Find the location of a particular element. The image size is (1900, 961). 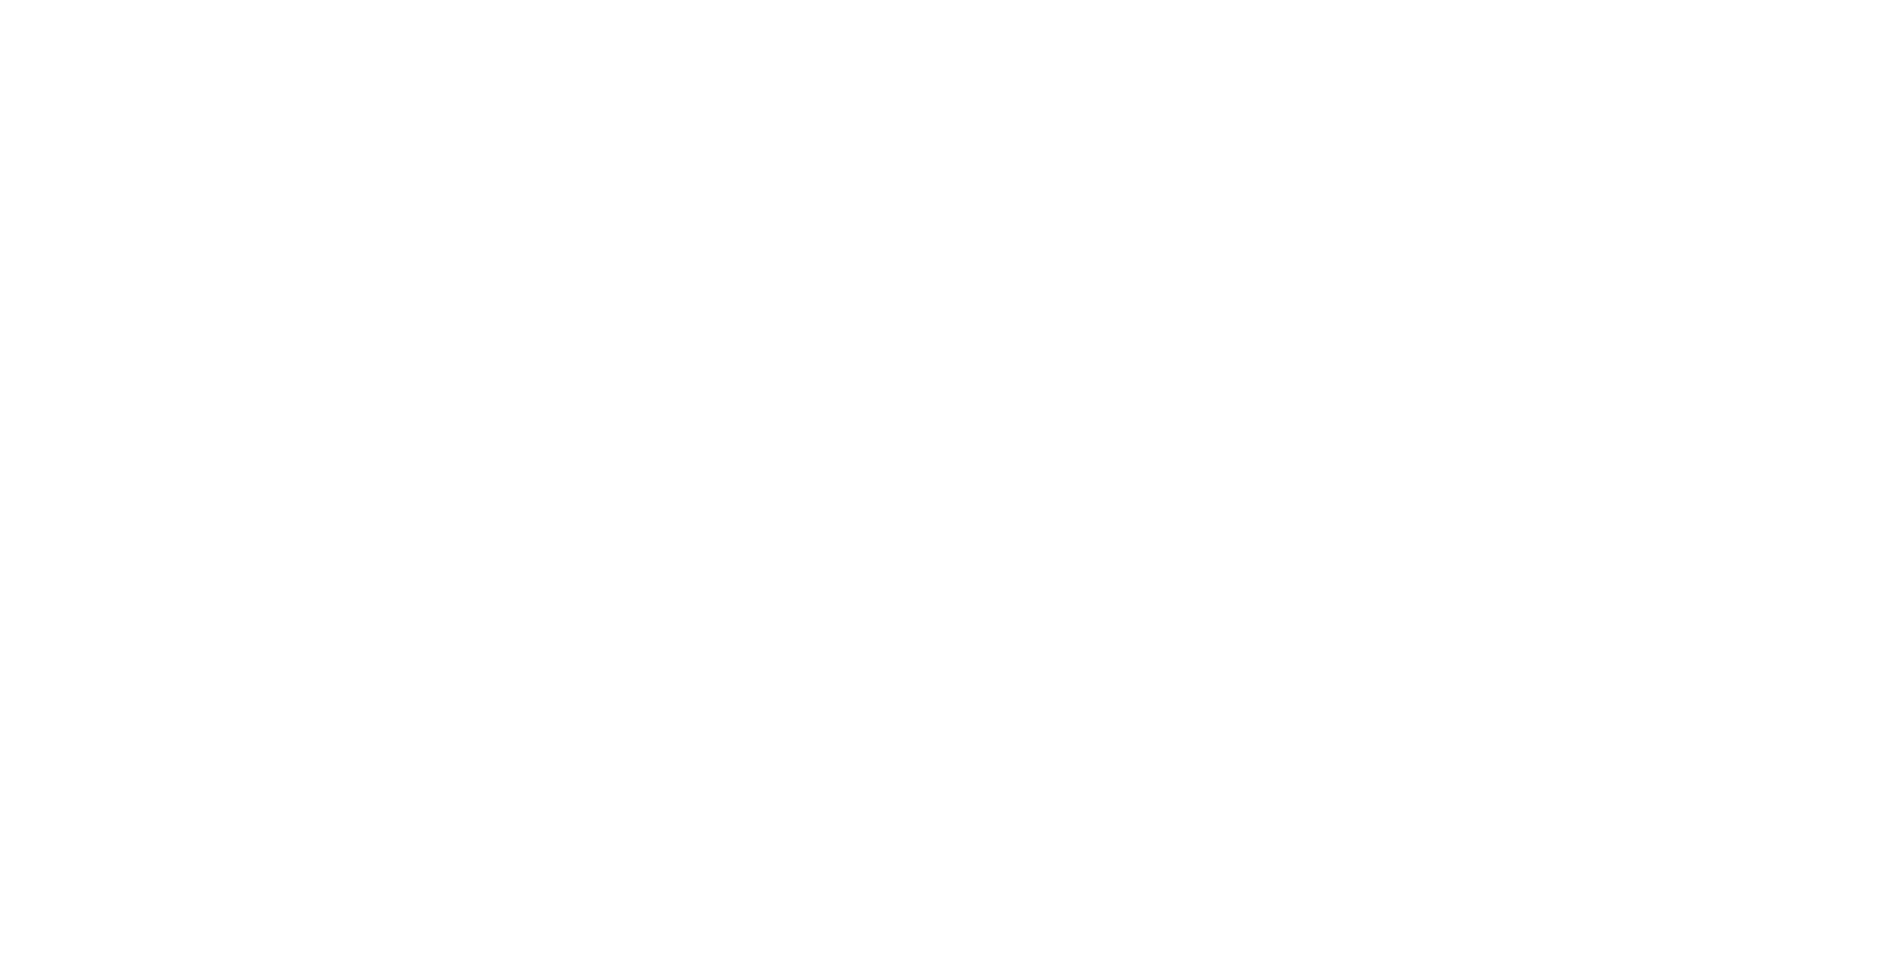

'January 2011' is located at coordinates (1249, 881).